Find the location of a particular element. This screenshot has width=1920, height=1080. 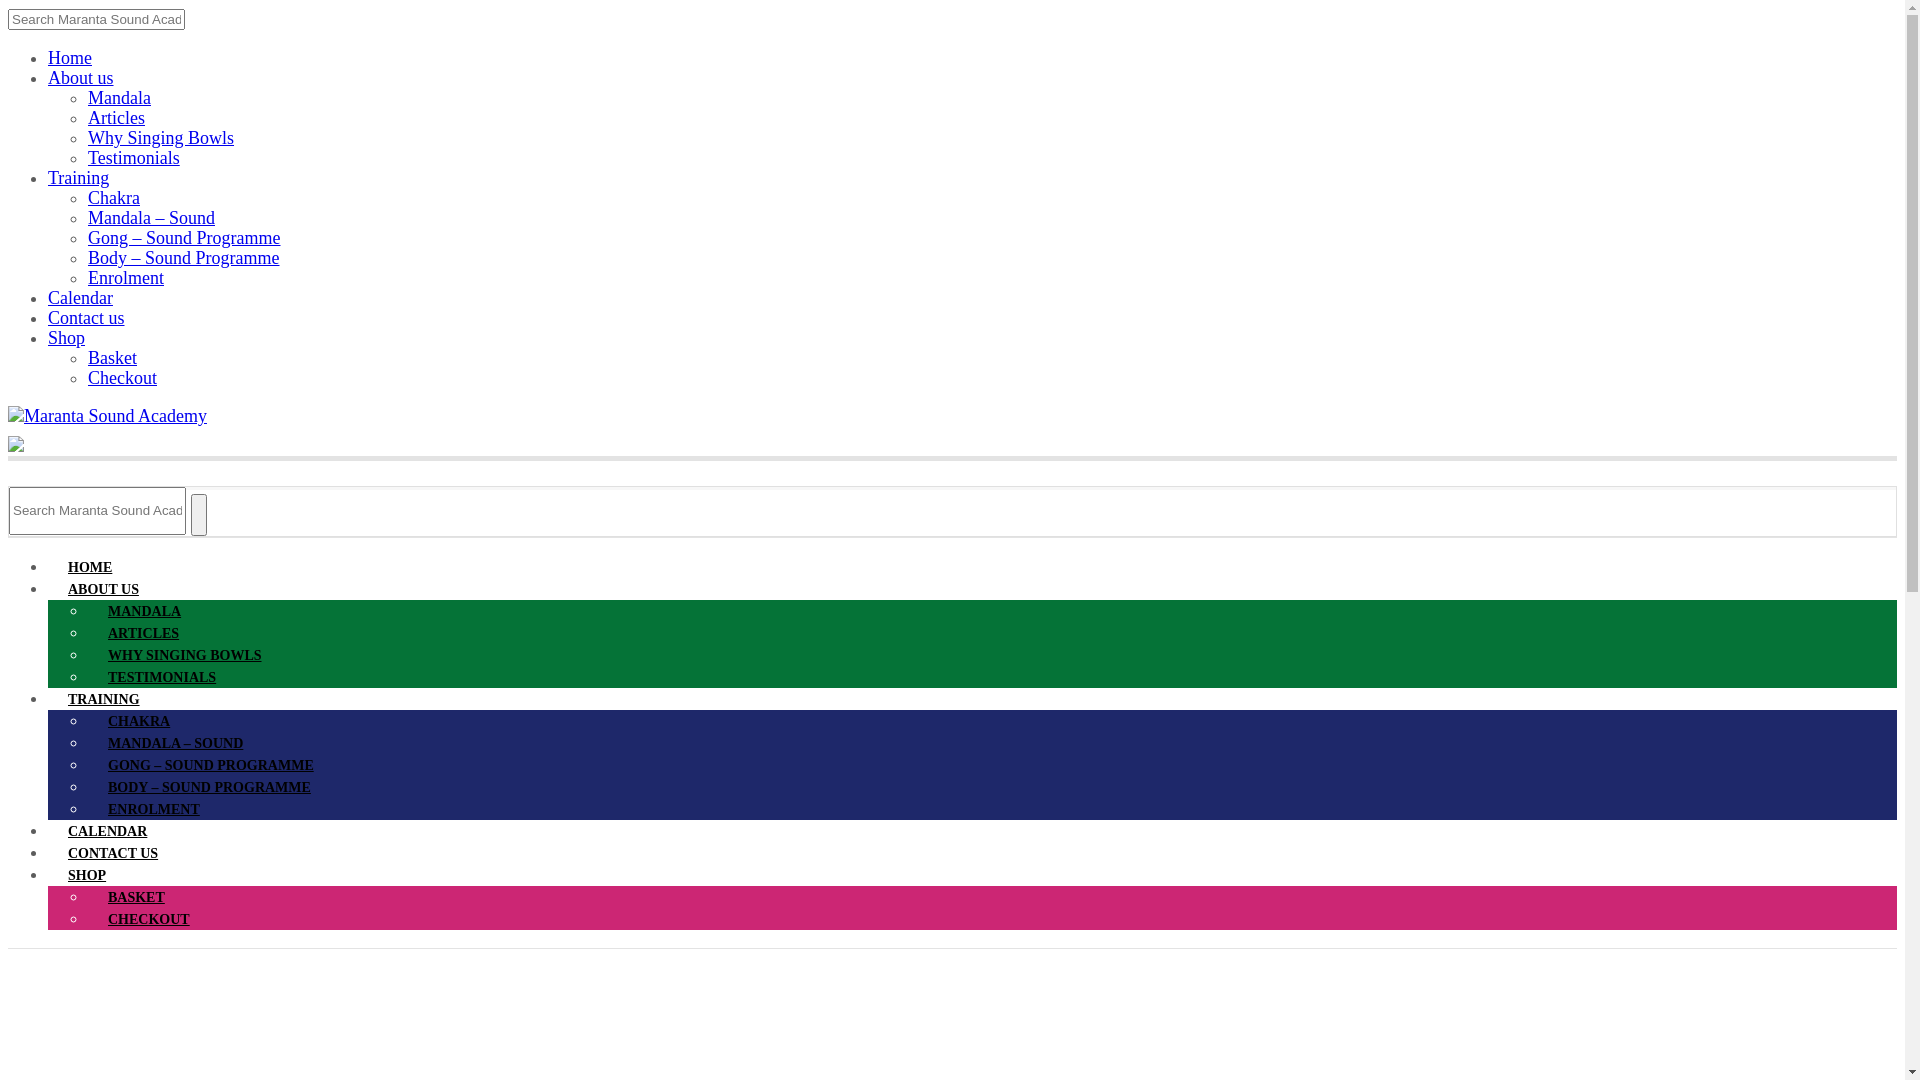

'Basket' is located at coordinates (111, 357).